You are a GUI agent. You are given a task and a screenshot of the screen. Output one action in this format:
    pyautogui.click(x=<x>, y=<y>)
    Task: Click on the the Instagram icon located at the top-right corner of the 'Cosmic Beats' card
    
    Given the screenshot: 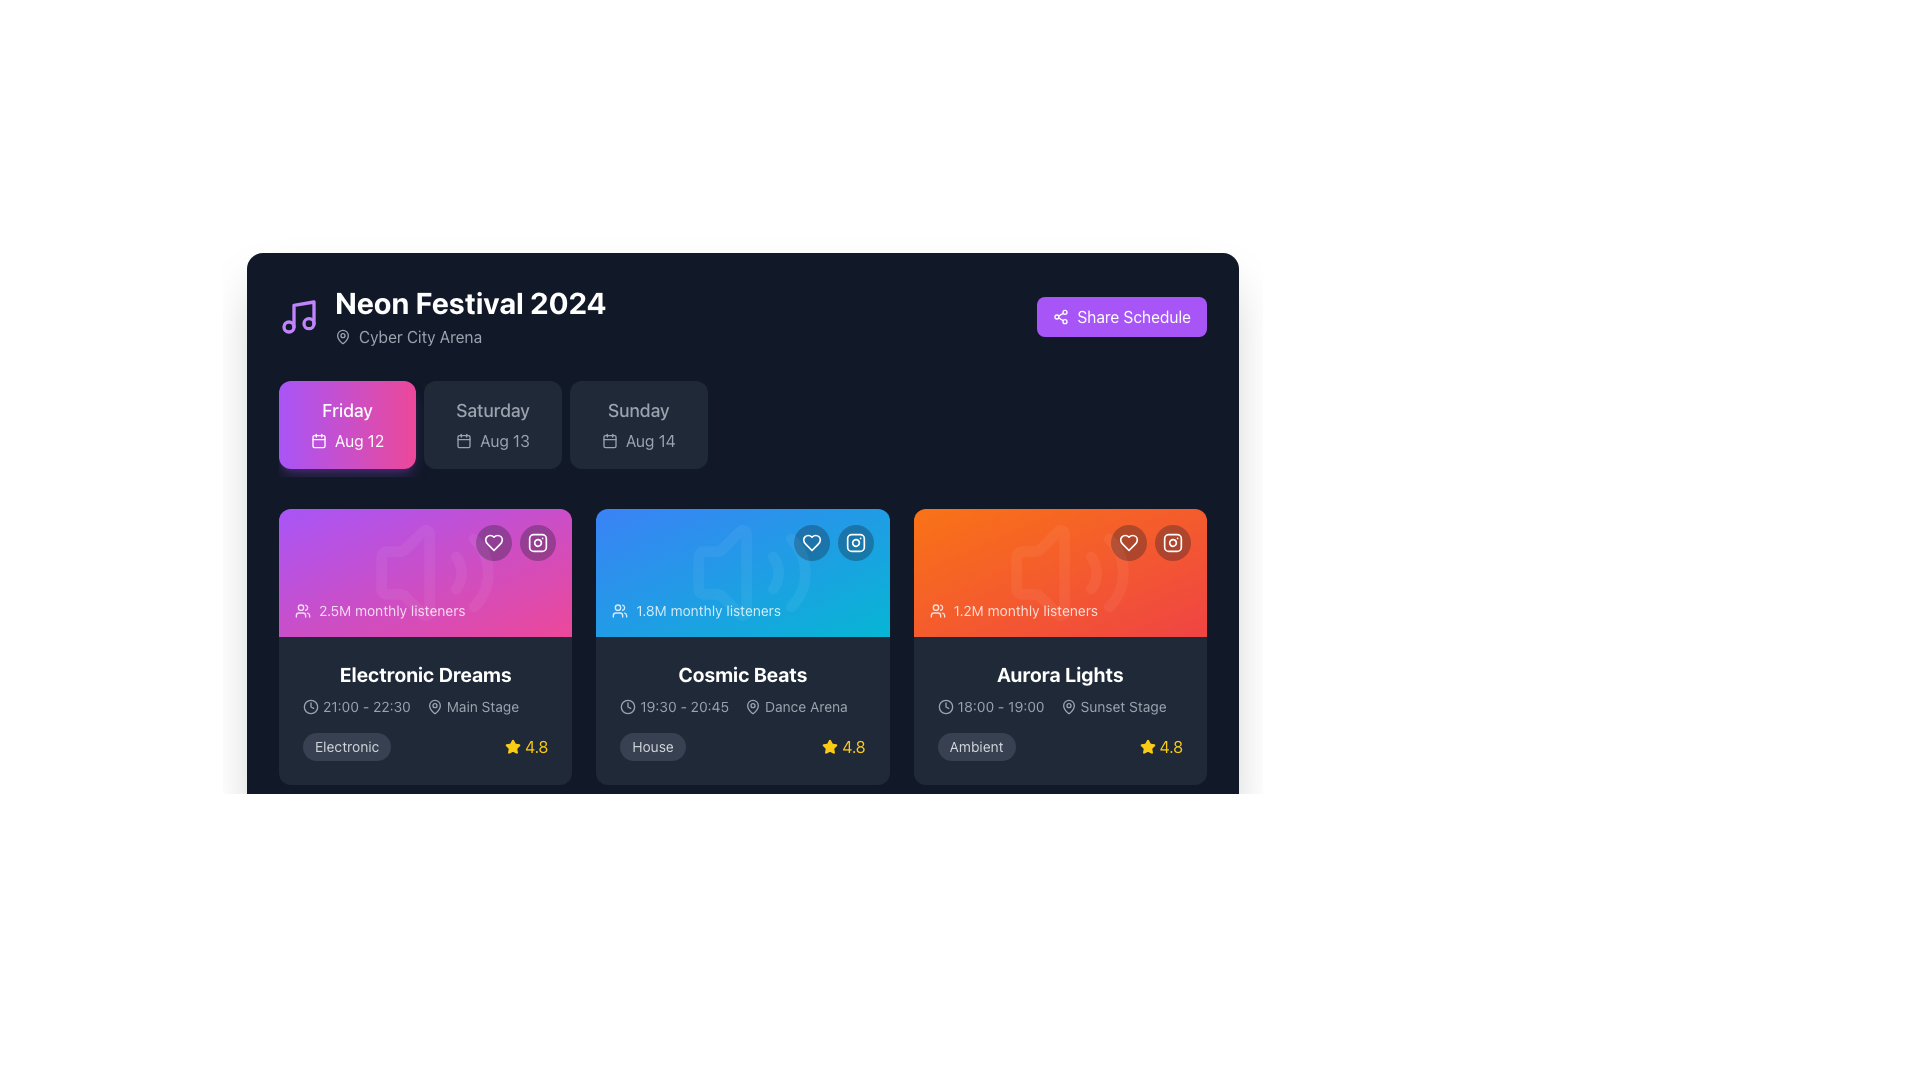 What is the action you would take?
    pyautogui.click(x=855, y=543)
    